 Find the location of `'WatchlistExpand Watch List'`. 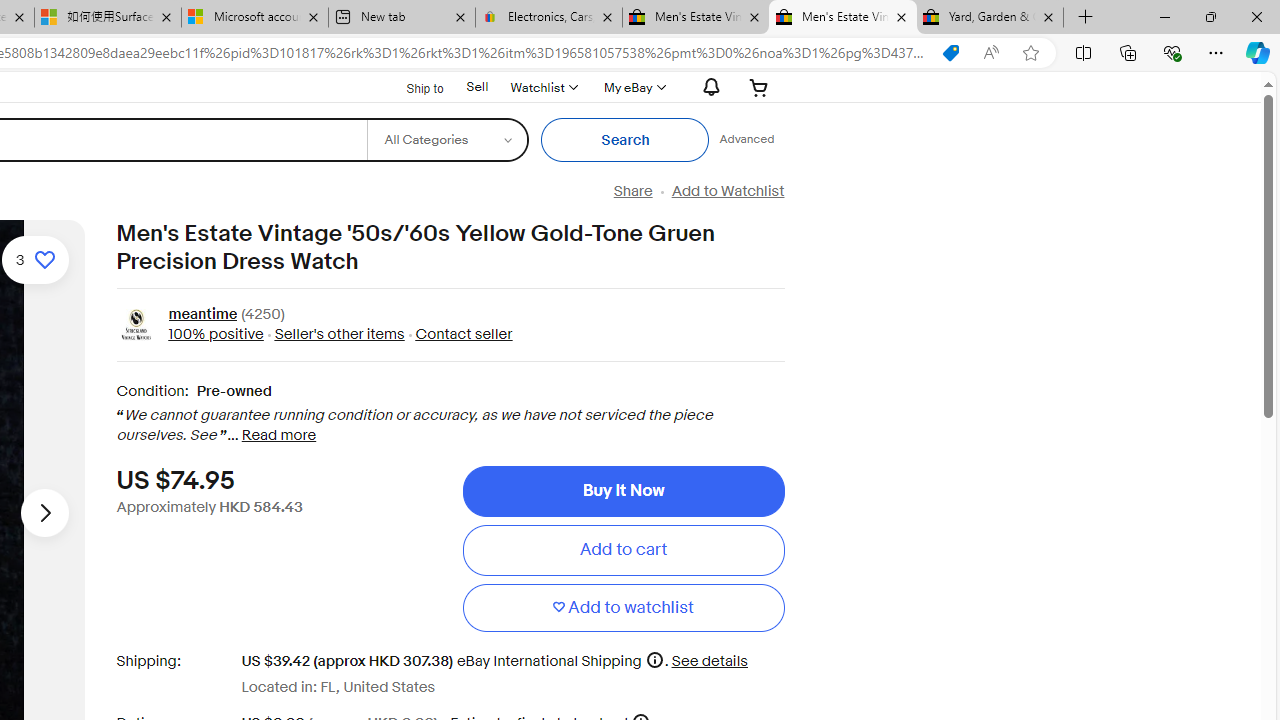

'WatchlistExpand Watch List' is located at coordinates (543, 86).